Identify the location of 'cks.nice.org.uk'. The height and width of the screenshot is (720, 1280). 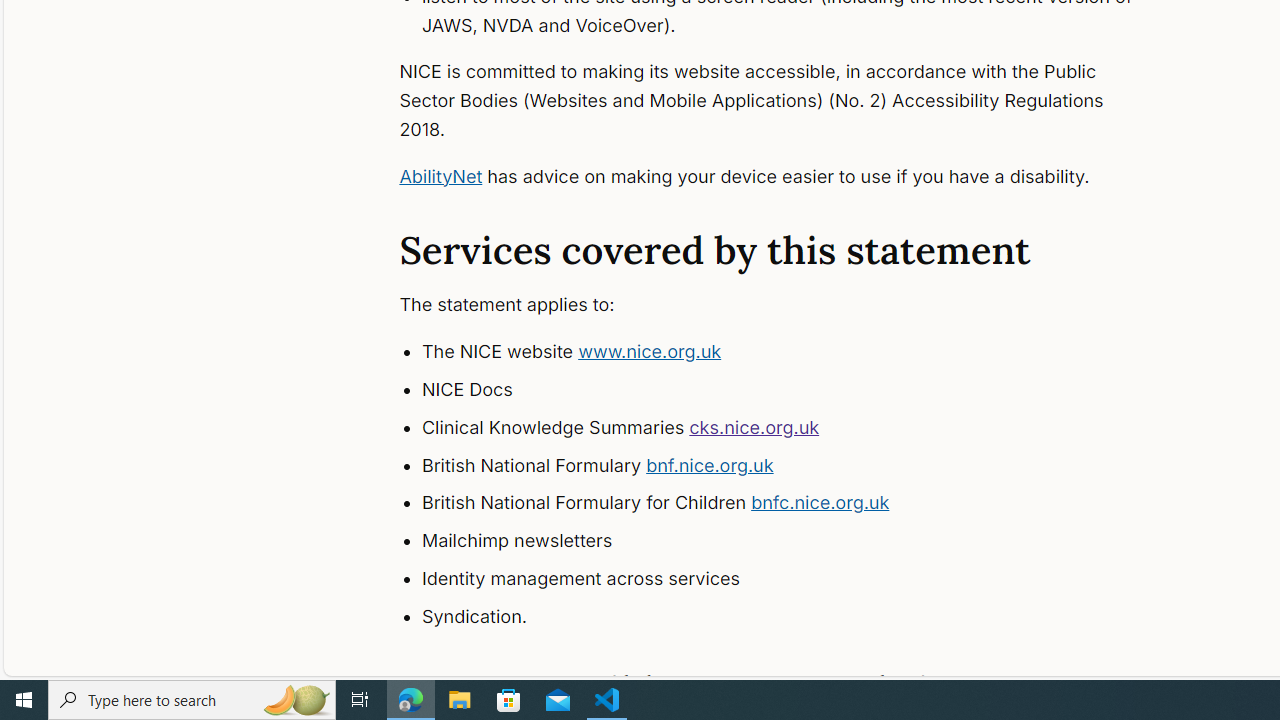
(753, 425).